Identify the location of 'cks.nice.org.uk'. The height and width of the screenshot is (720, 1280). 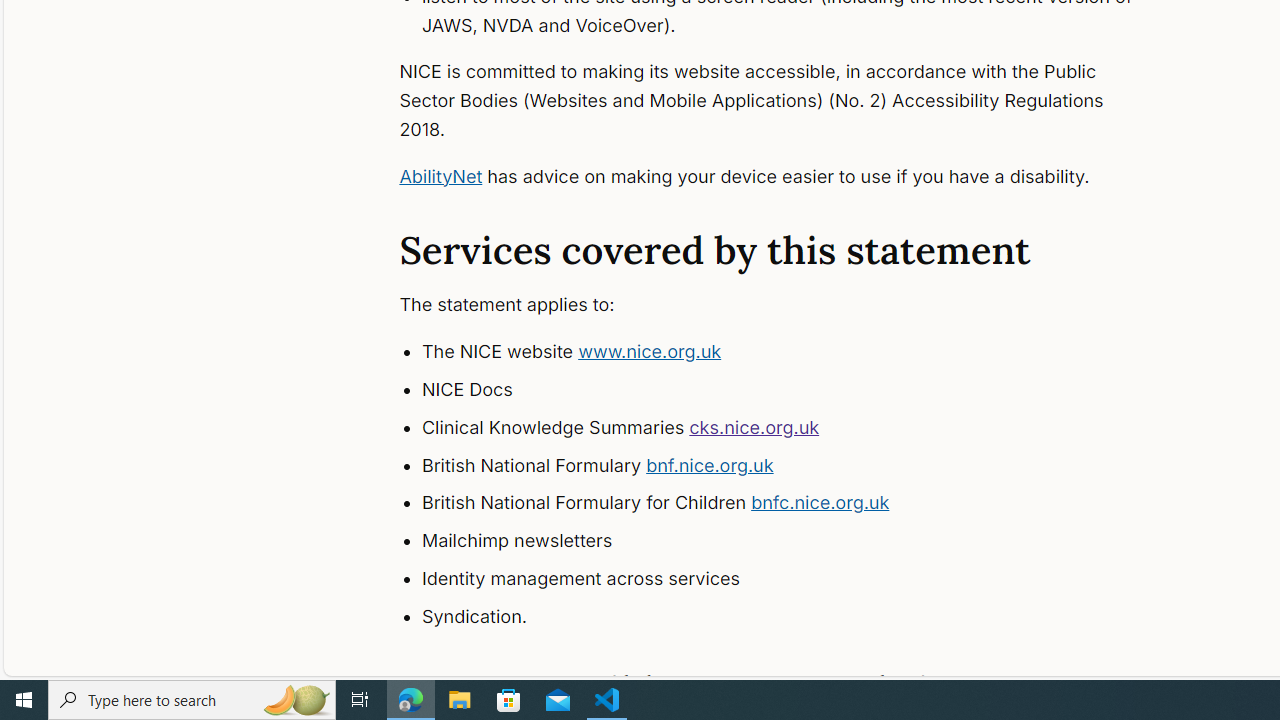
(753, 425).